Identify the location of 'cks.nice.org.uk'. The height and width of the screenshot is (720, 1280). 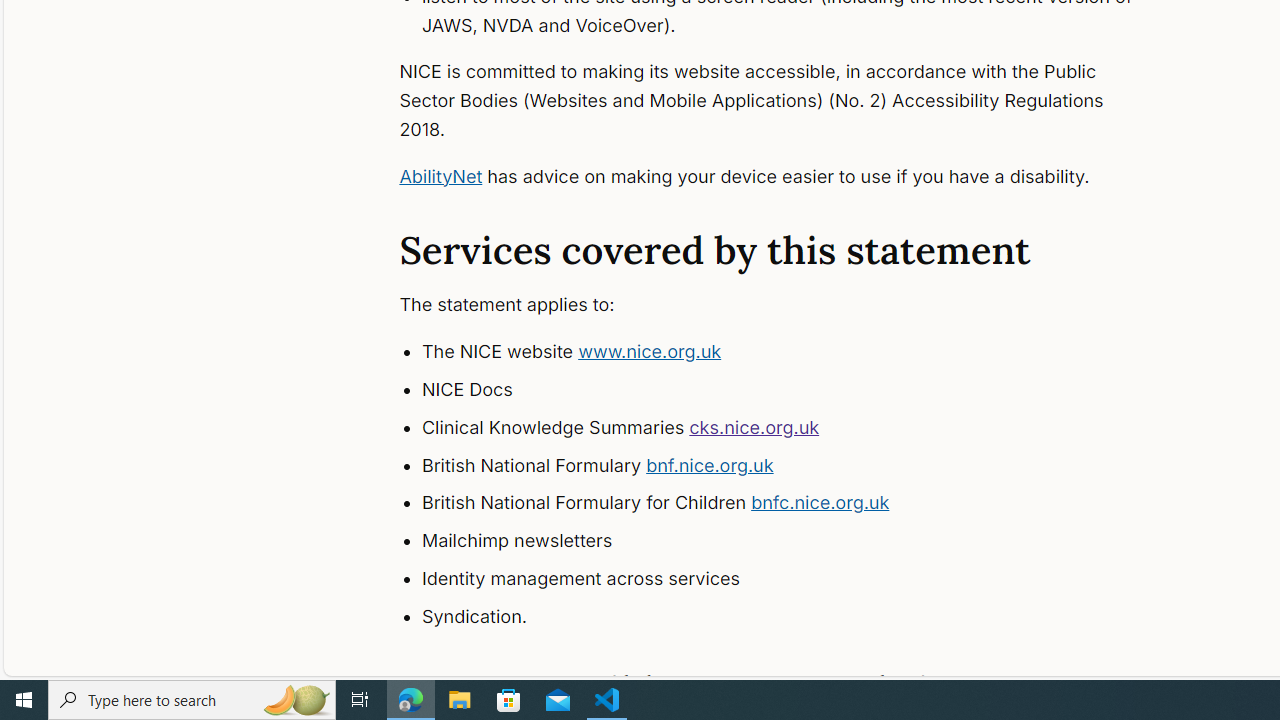
(753, 425).